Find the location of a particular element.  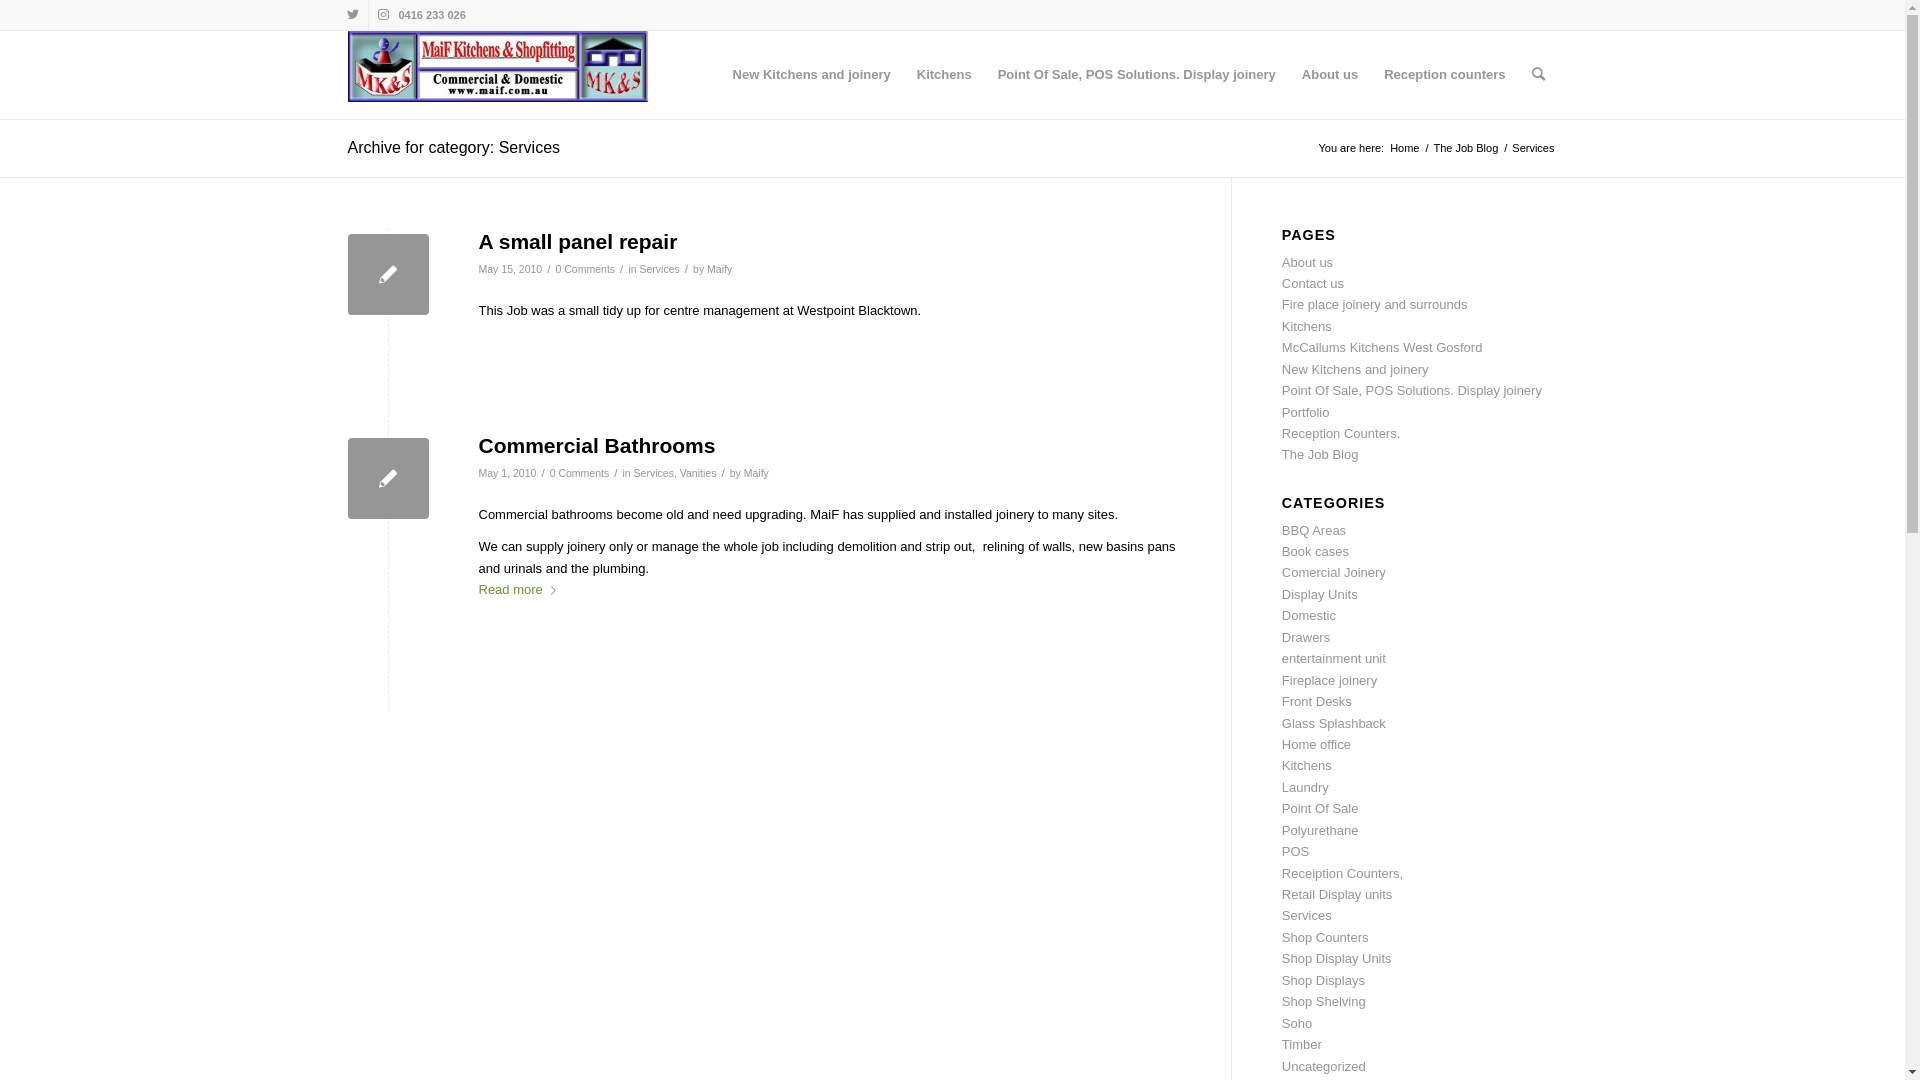

'Drawers' is located at coordinates (1305, 637).